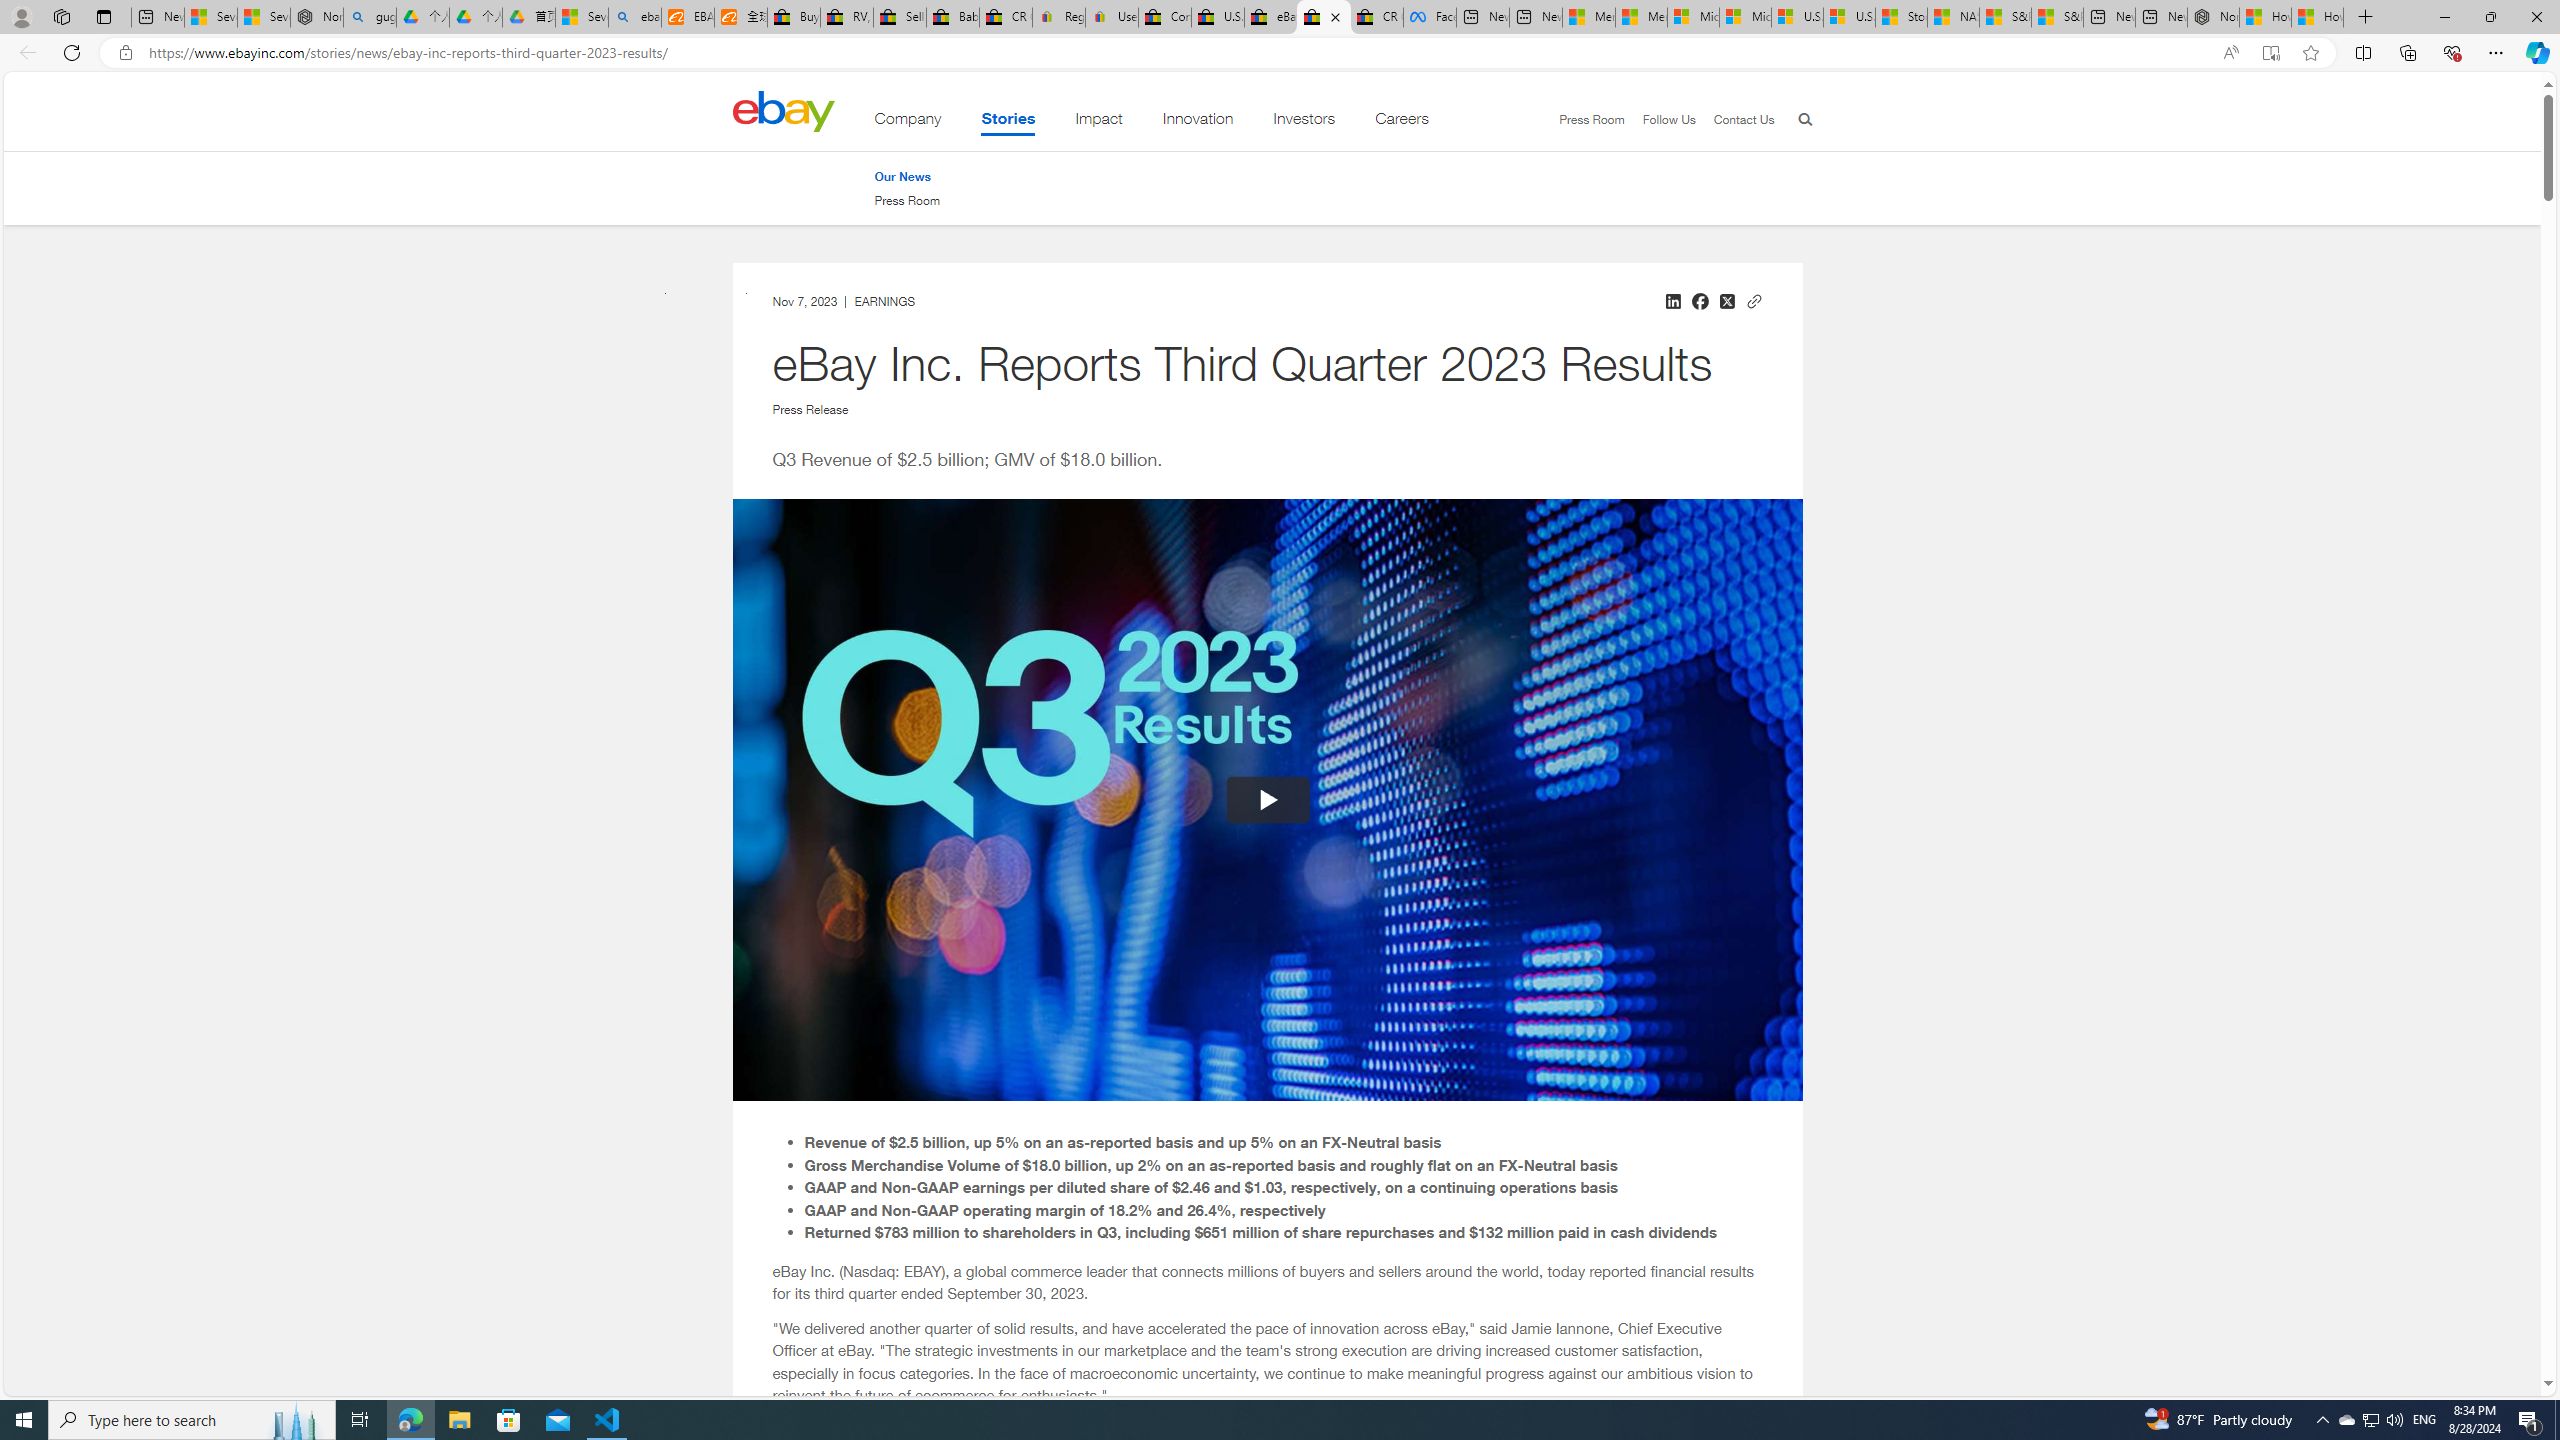 The width and height of the screenshot is (2560, 1440). Describe the element at coordinates (1007, 122) in the screenshot. I see `'Stories'` at that location.